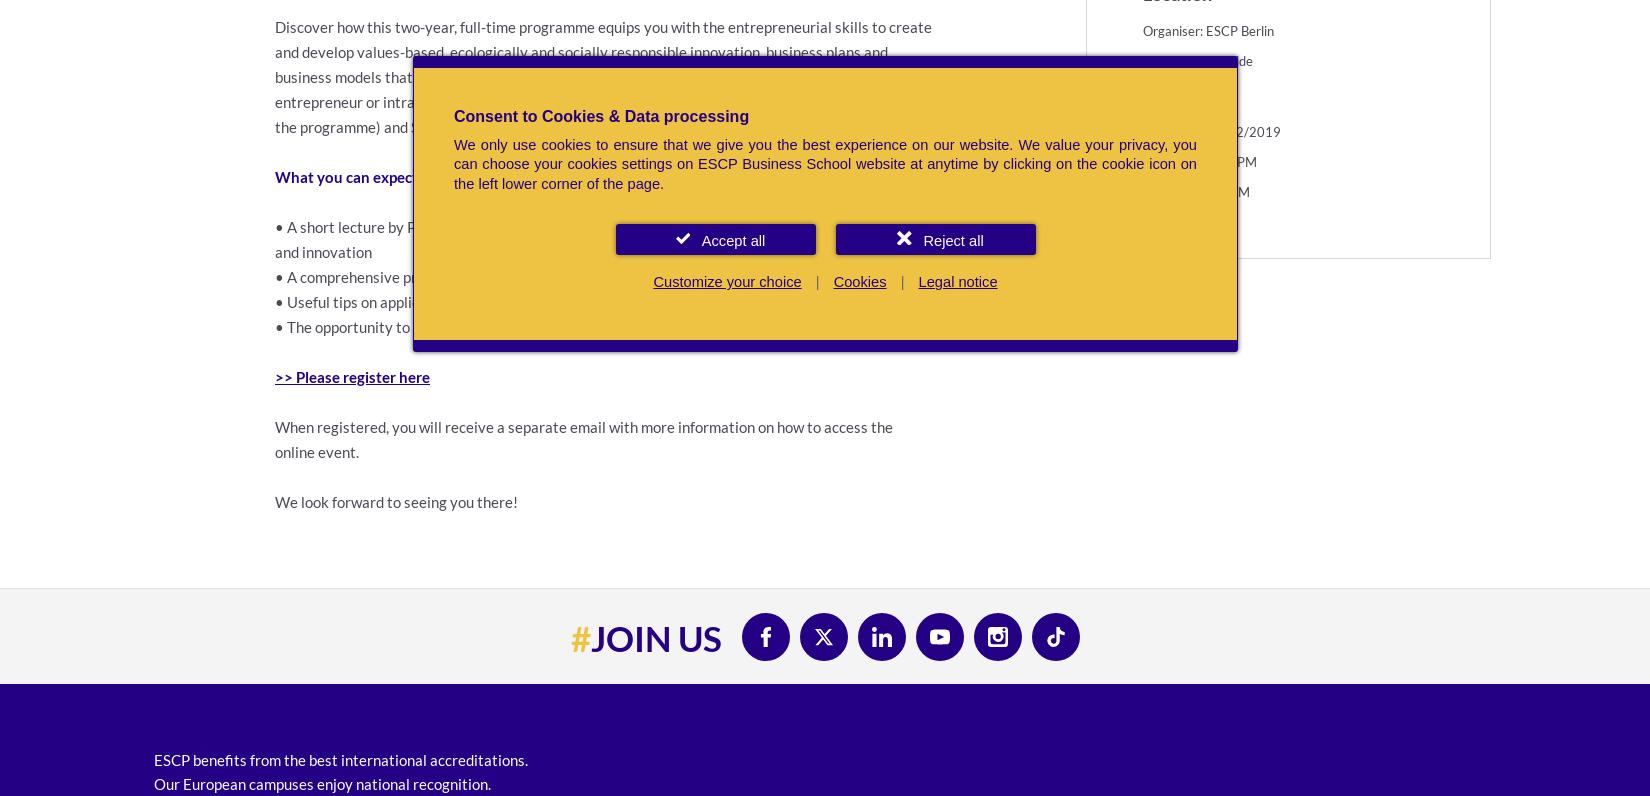  I want to click on 'Reject all', so click(923, 239).